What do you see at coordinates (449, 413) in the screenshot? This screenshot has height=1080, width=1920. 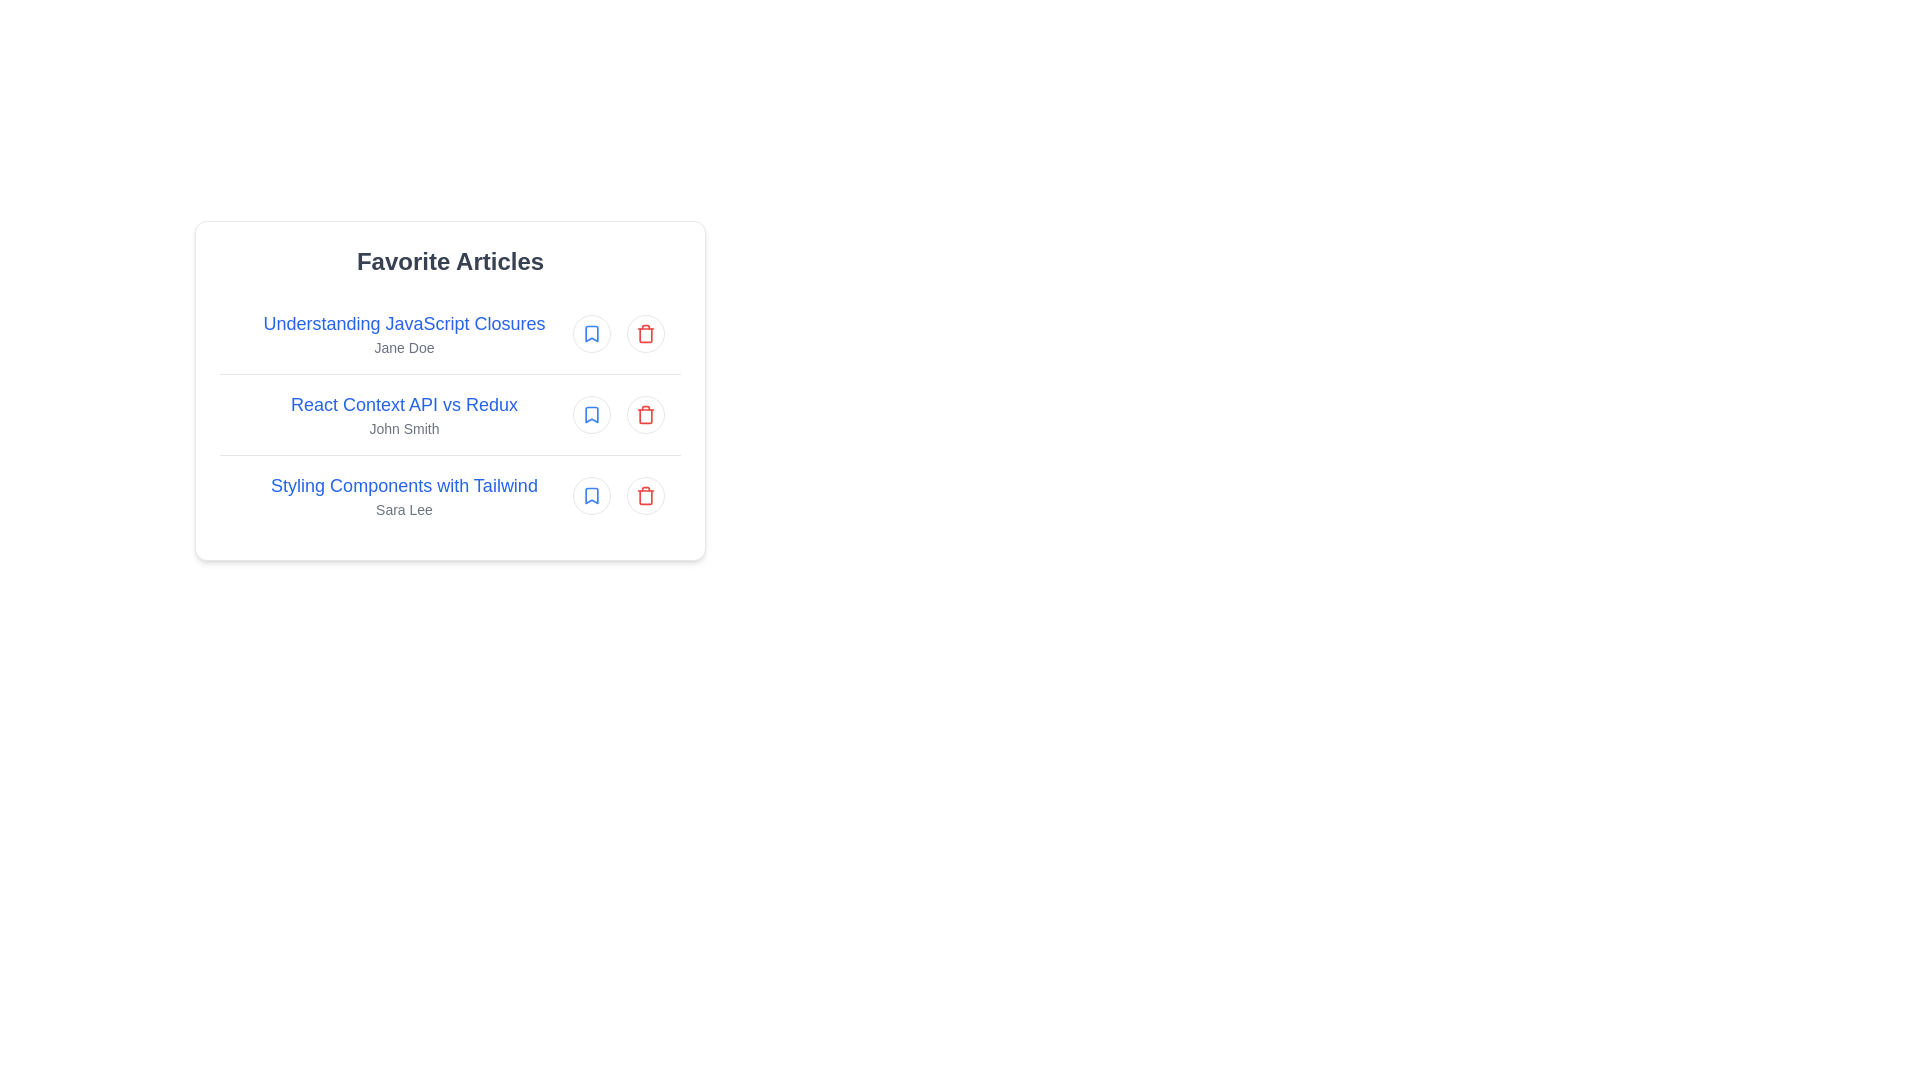 I see `the article entry titled 'React Context API vs Redux'` at bounding box center [449, 413].